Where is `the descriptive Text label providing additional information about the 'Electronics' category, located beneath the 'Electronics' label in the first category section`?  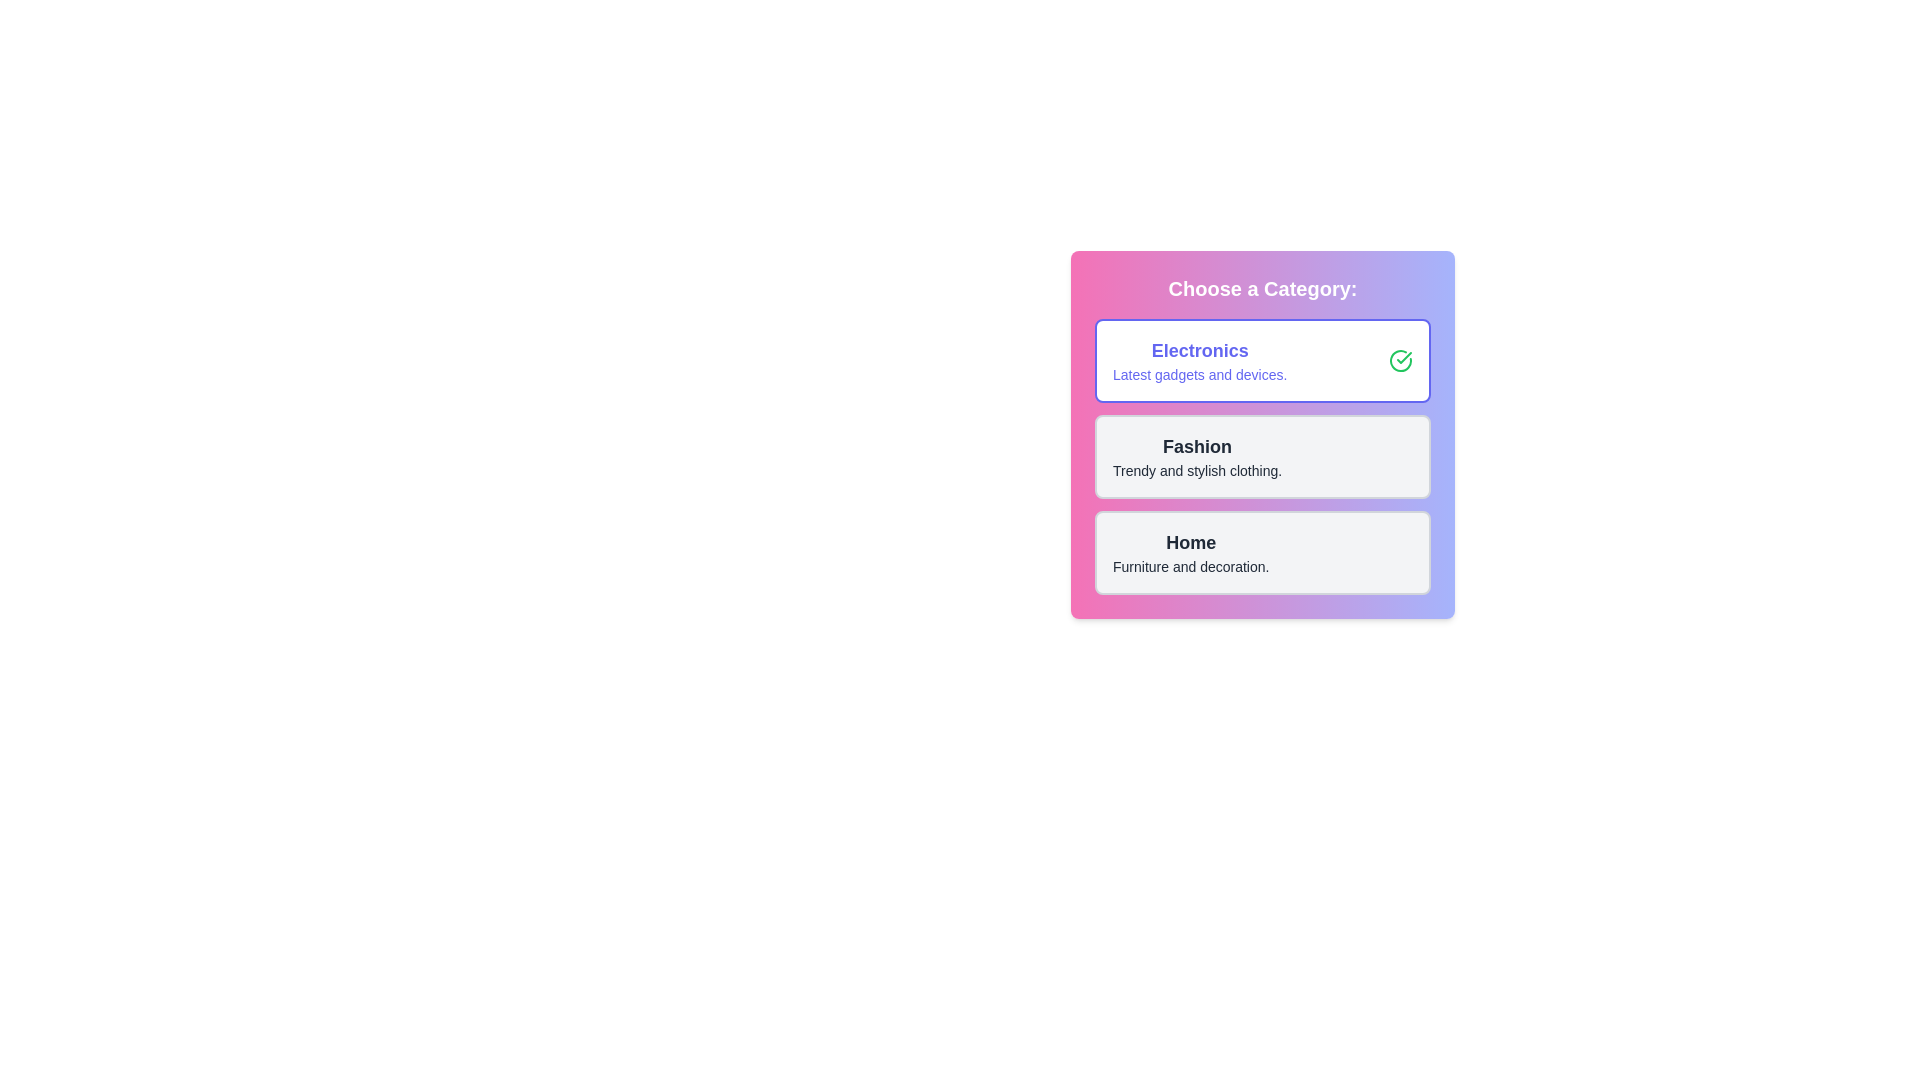
the descriptive Text label providing additional information about the 'Electronics' category, located beneath the 'Electronics' label in the first category section is located at coordinates (1200, 374).